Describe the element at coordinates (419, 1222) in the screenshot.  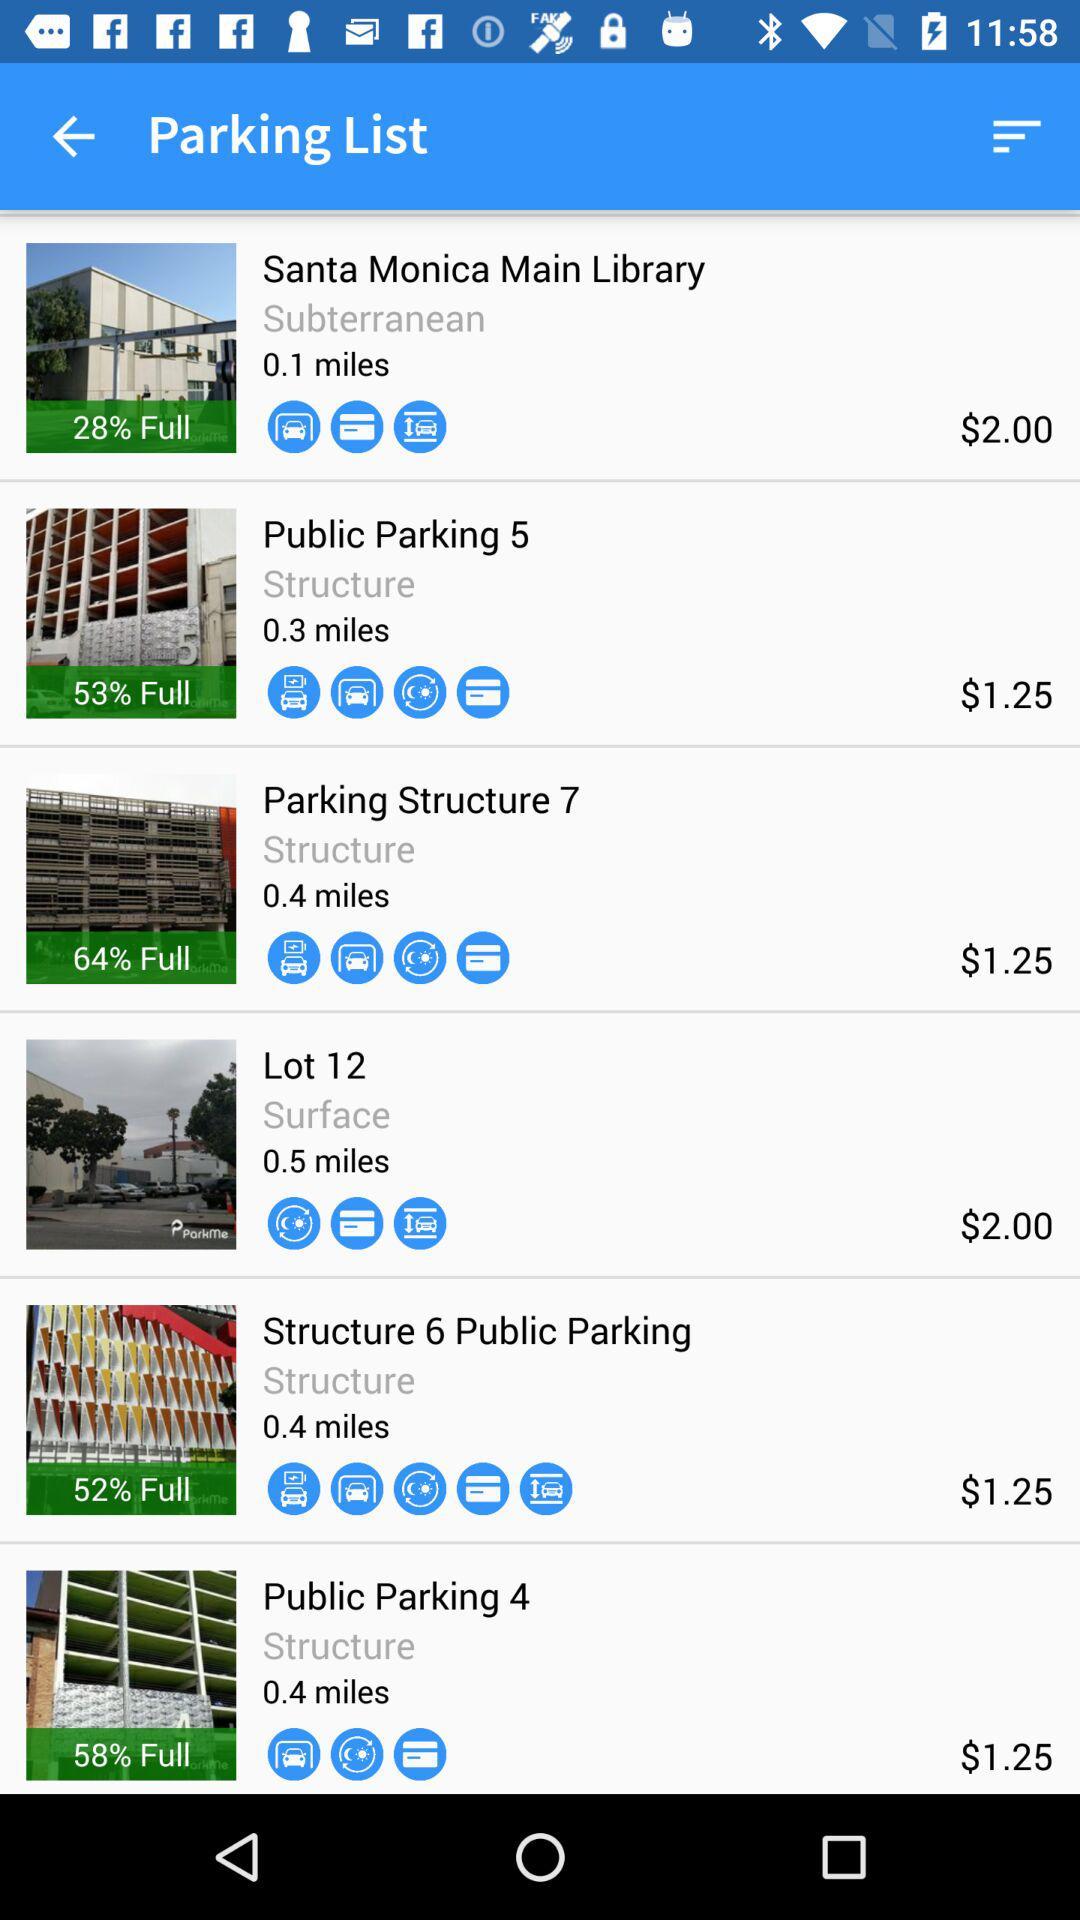
I see `the icon next to the 0.5 miles` at that location.